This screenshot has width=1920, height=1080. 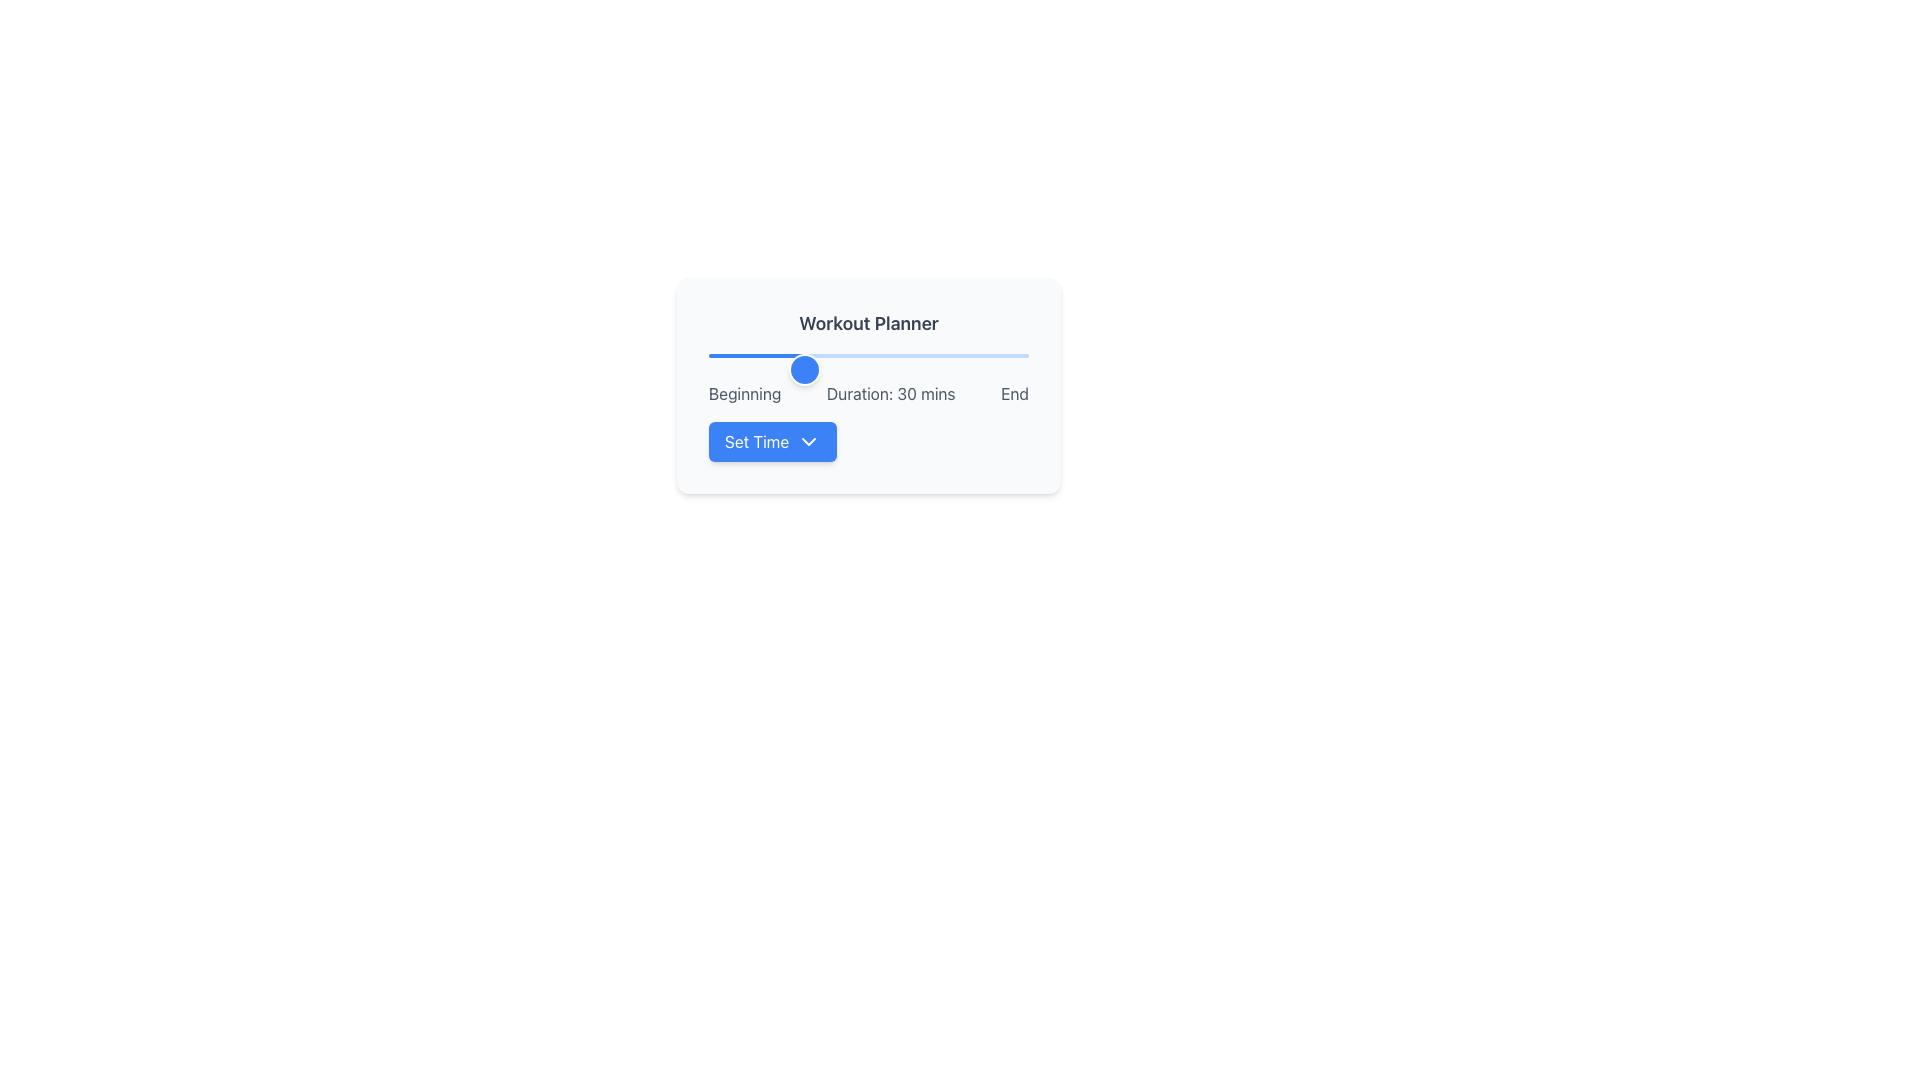 What do you see at coordinates (928, 353) in the screenshot?
I see `the slider` at bounding box center [928, 353].